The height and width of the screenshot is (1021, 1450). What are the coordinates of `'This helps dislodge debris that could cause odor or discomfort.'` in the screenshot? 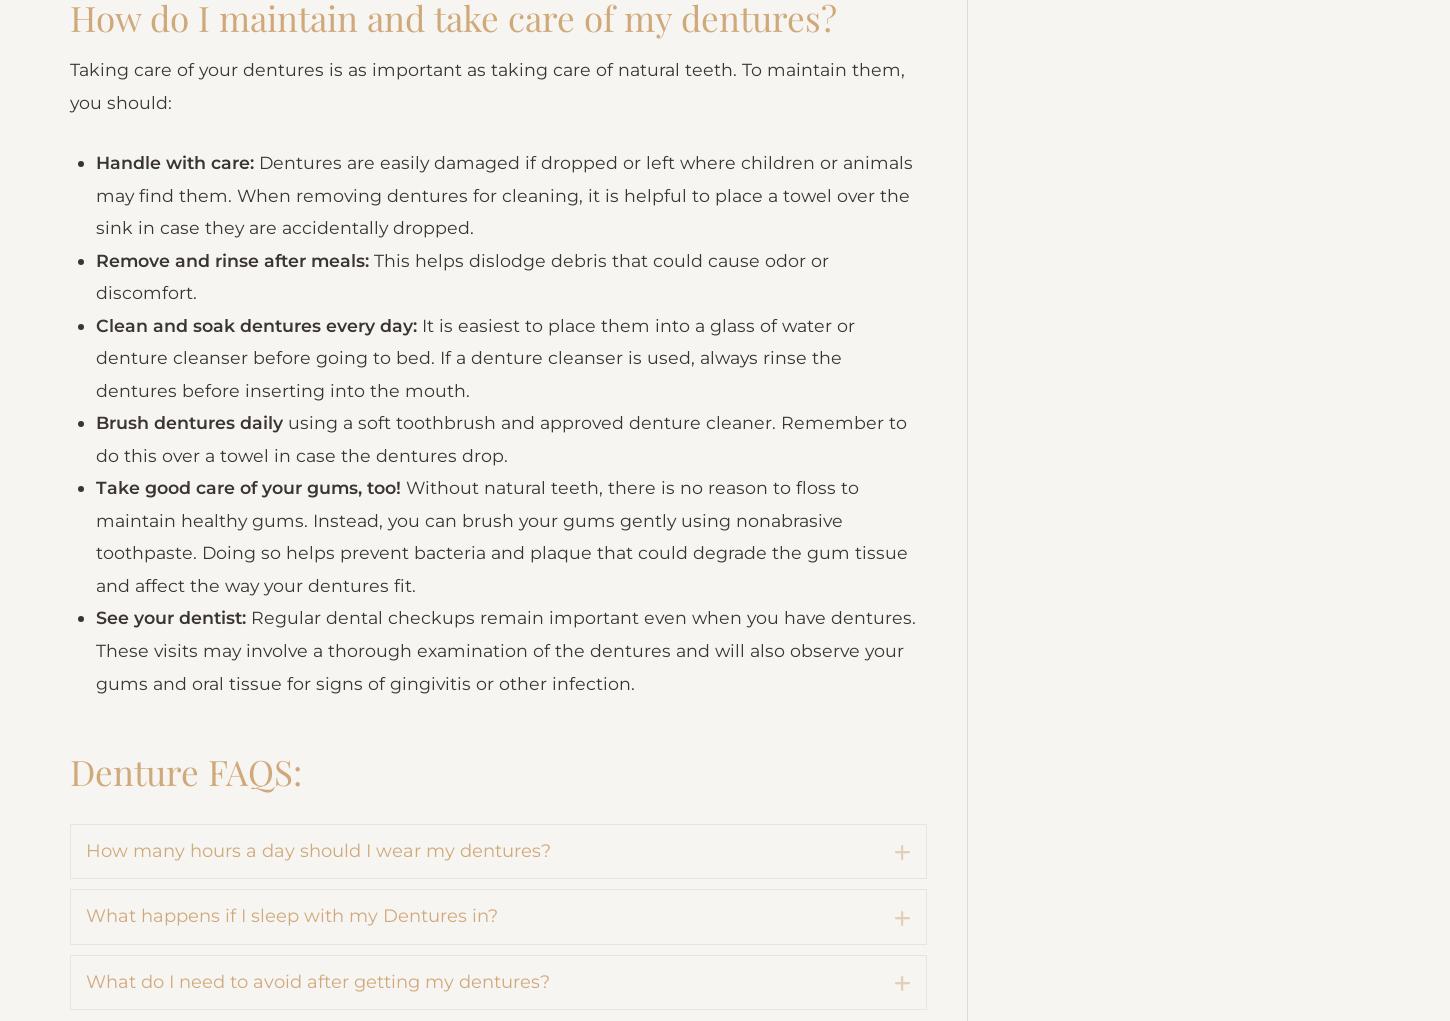 It's located at (467, 392).